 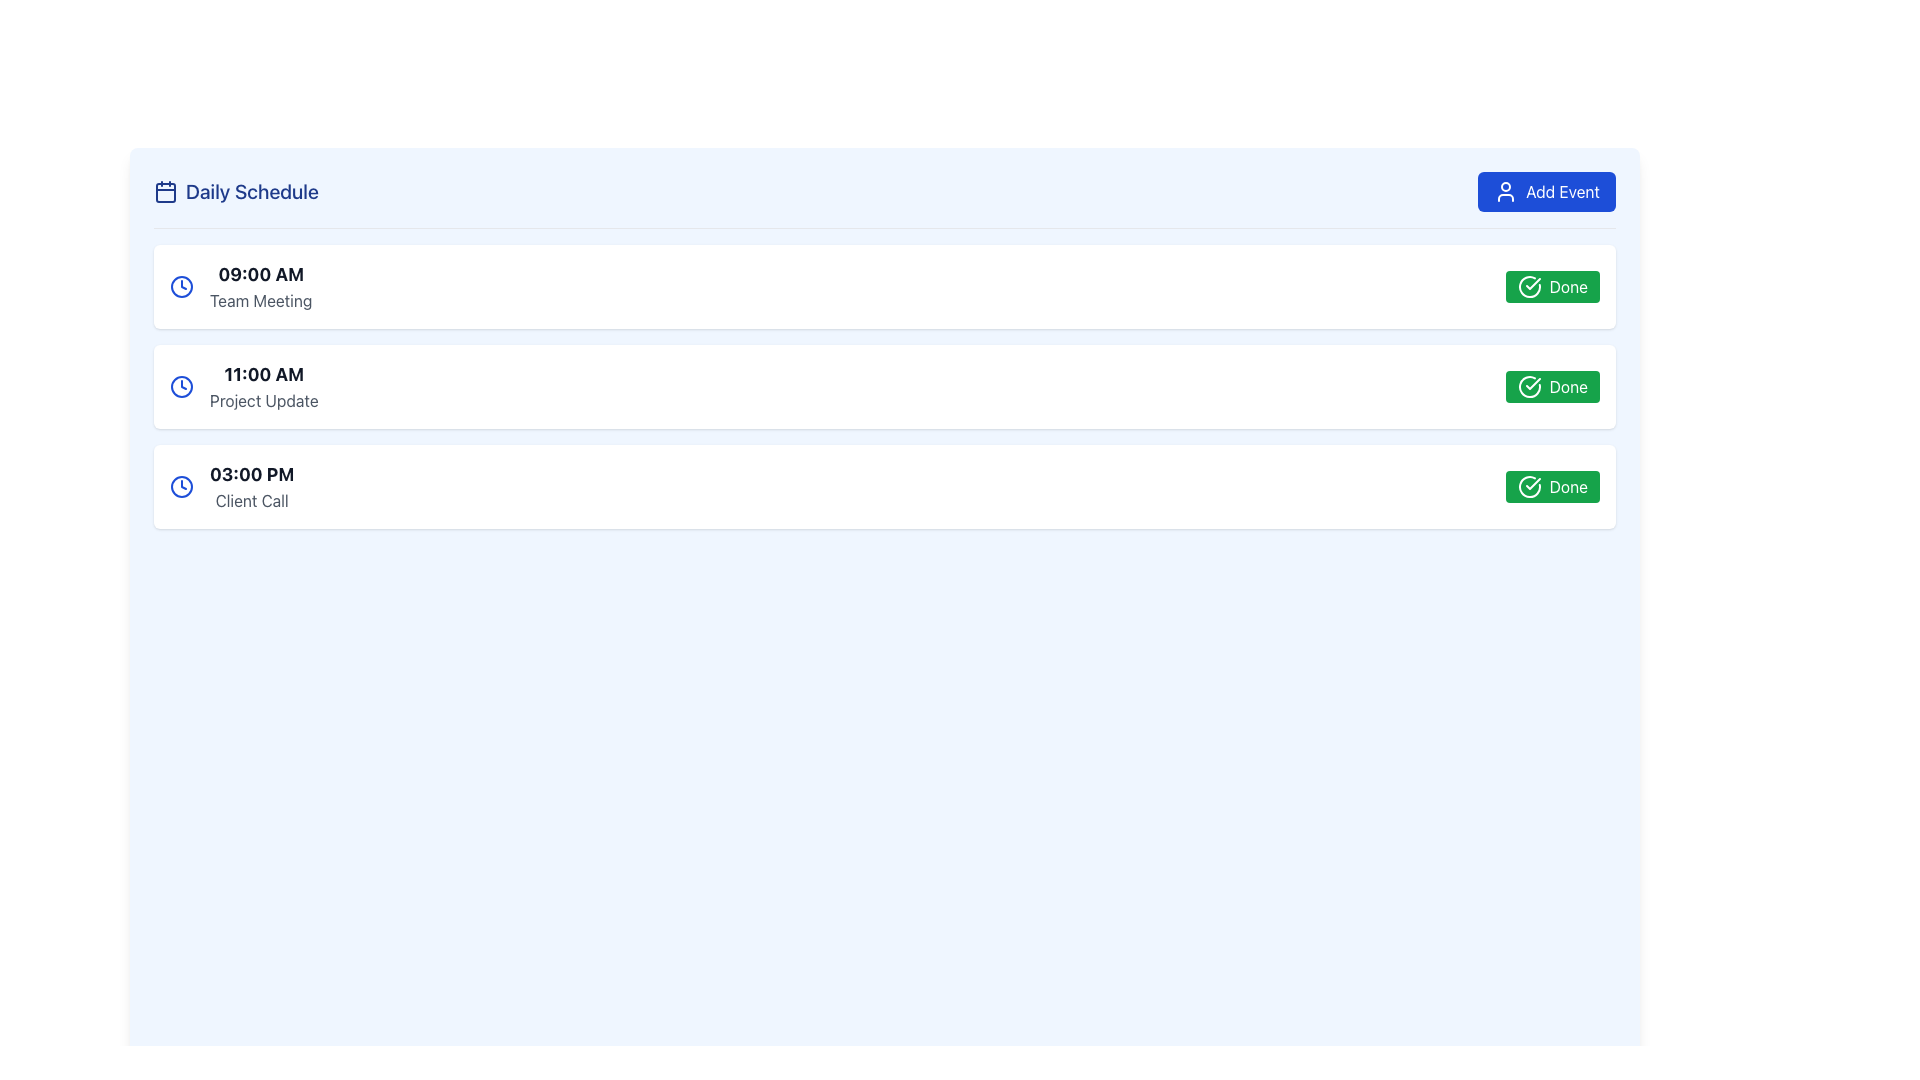 What do you see at coordinates (259, 286) in the screenshot?
I see `the text label displaying '09:00 AM' at the top of the event entry under 'Daily Schedule' to possibly trigger additional details or actions` at bounding box center [259, 286].